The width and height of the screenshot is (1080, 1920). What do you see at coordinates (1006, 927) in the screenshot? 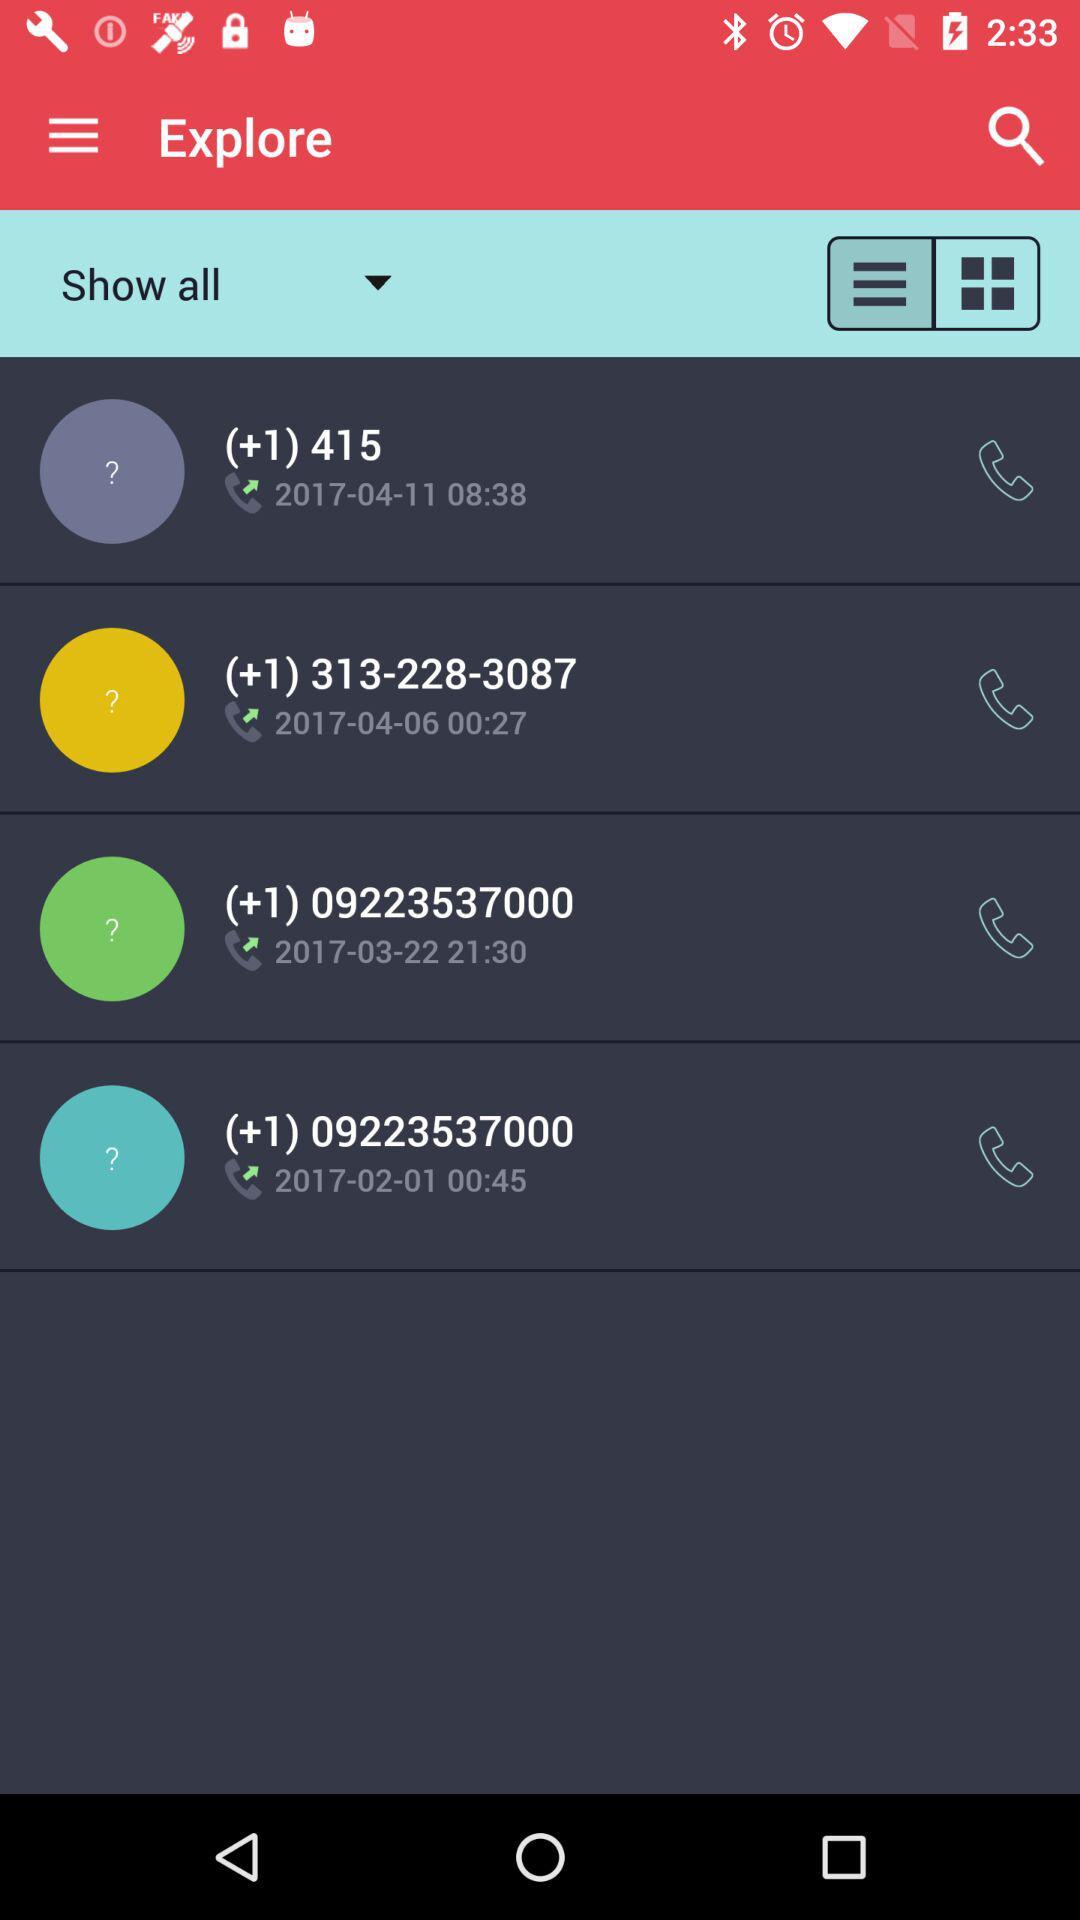
I see `call phone number` at bounding box center [1006, 927].